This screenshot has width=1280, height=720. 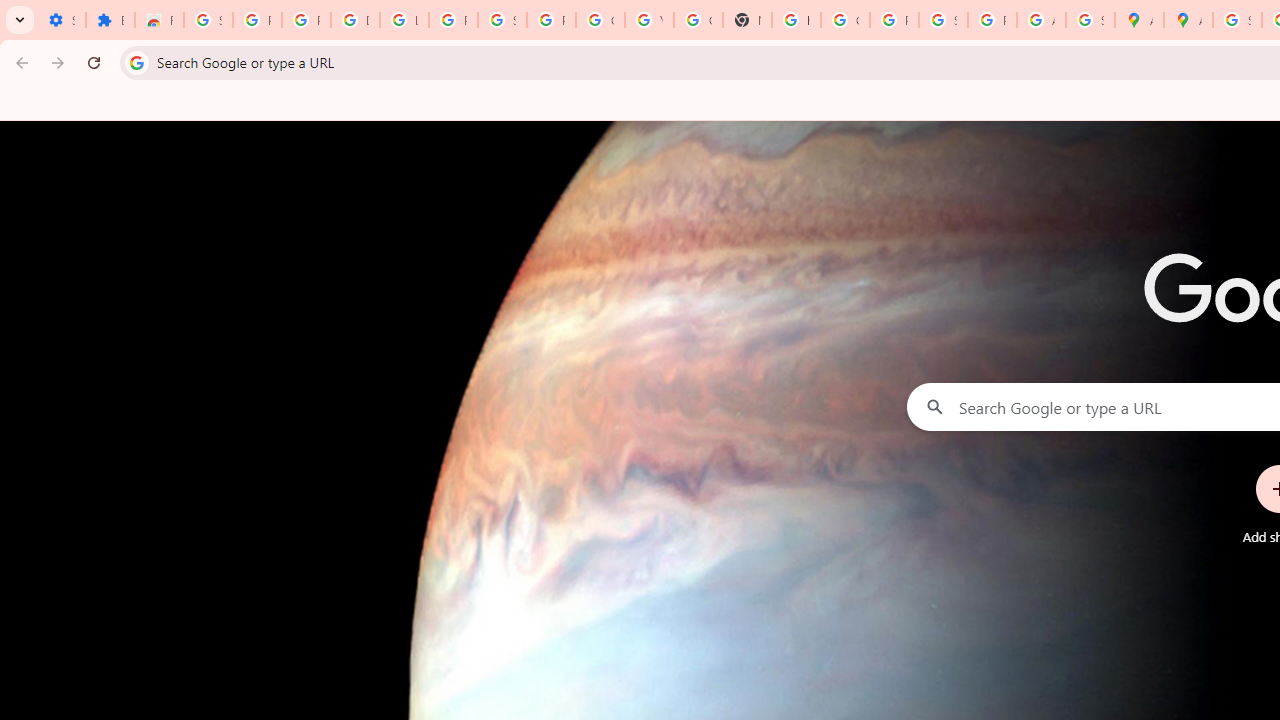 What do you see at coordinates (649, 20) in the screenshot?
I see `'YouTube'` at bounding box center [649, 20].